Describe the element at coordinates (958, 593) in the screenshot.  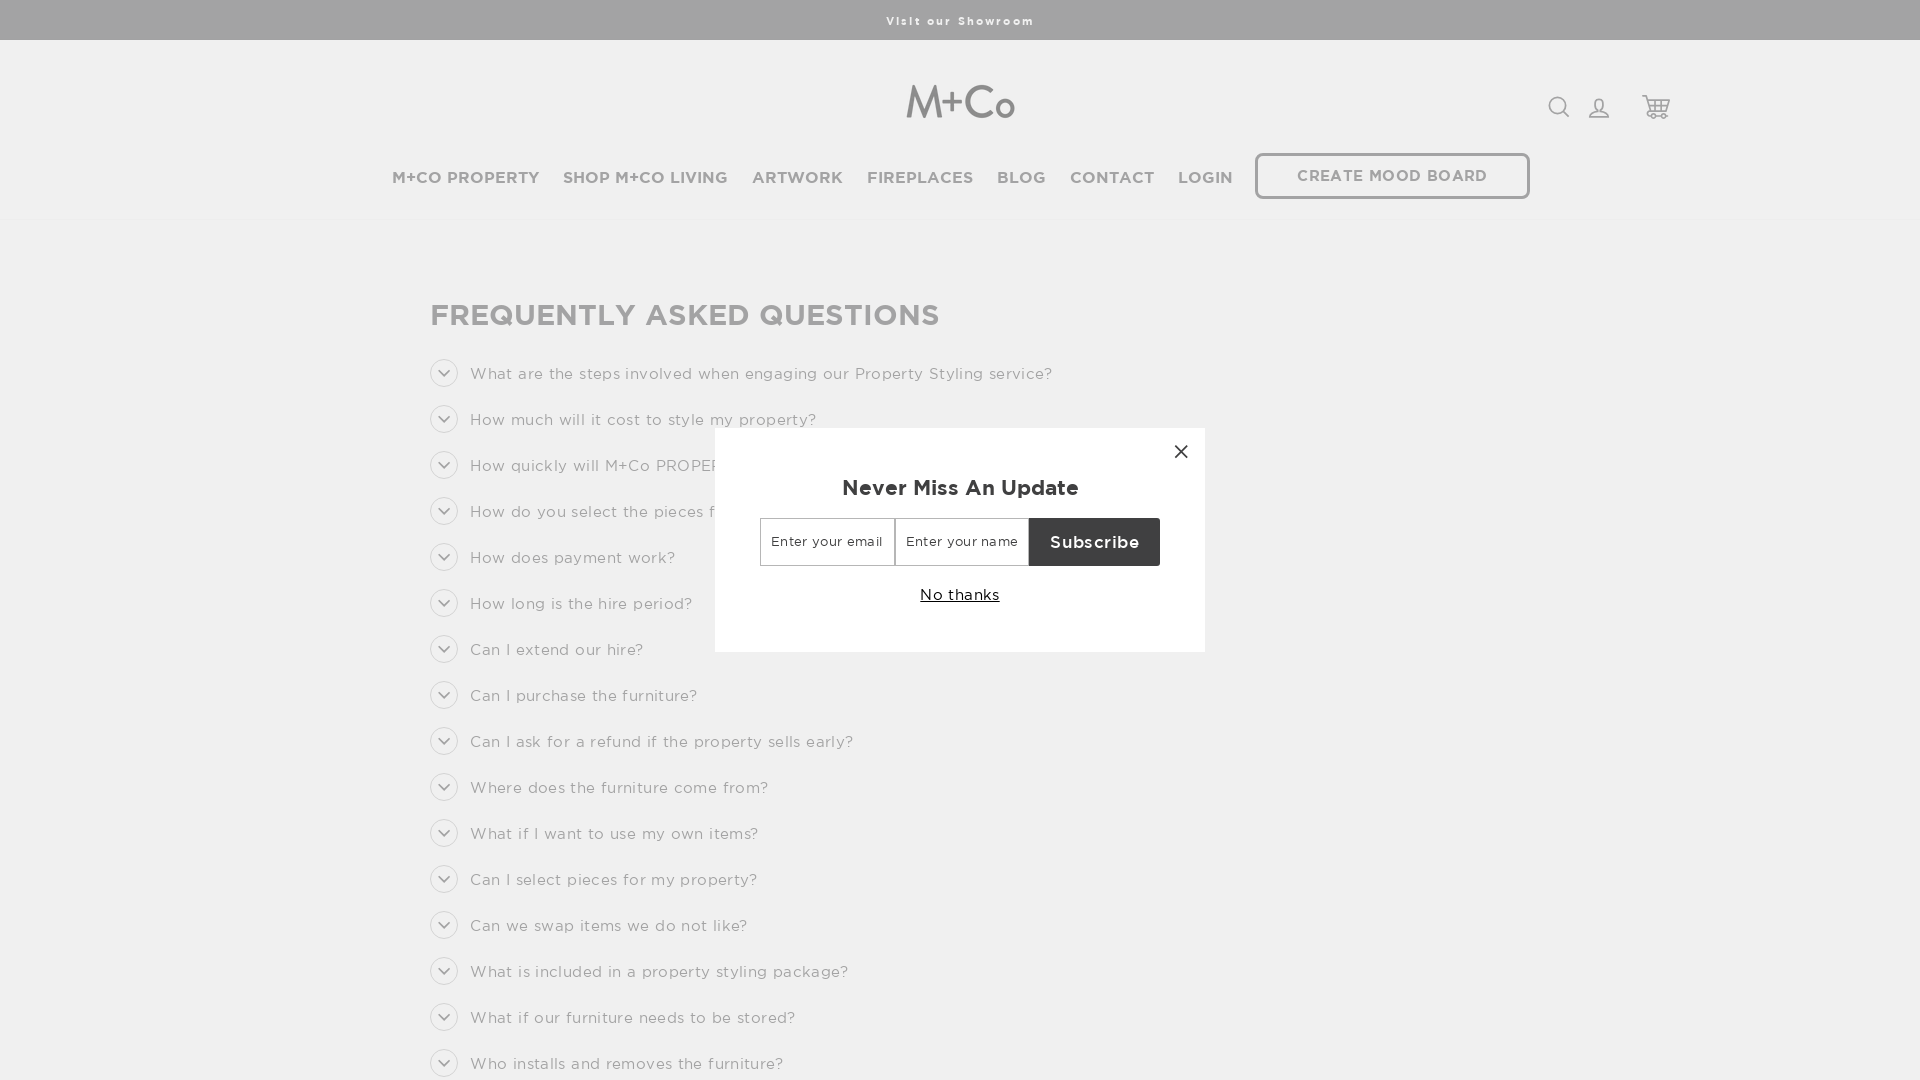
I see `'No thanks'` at that location.